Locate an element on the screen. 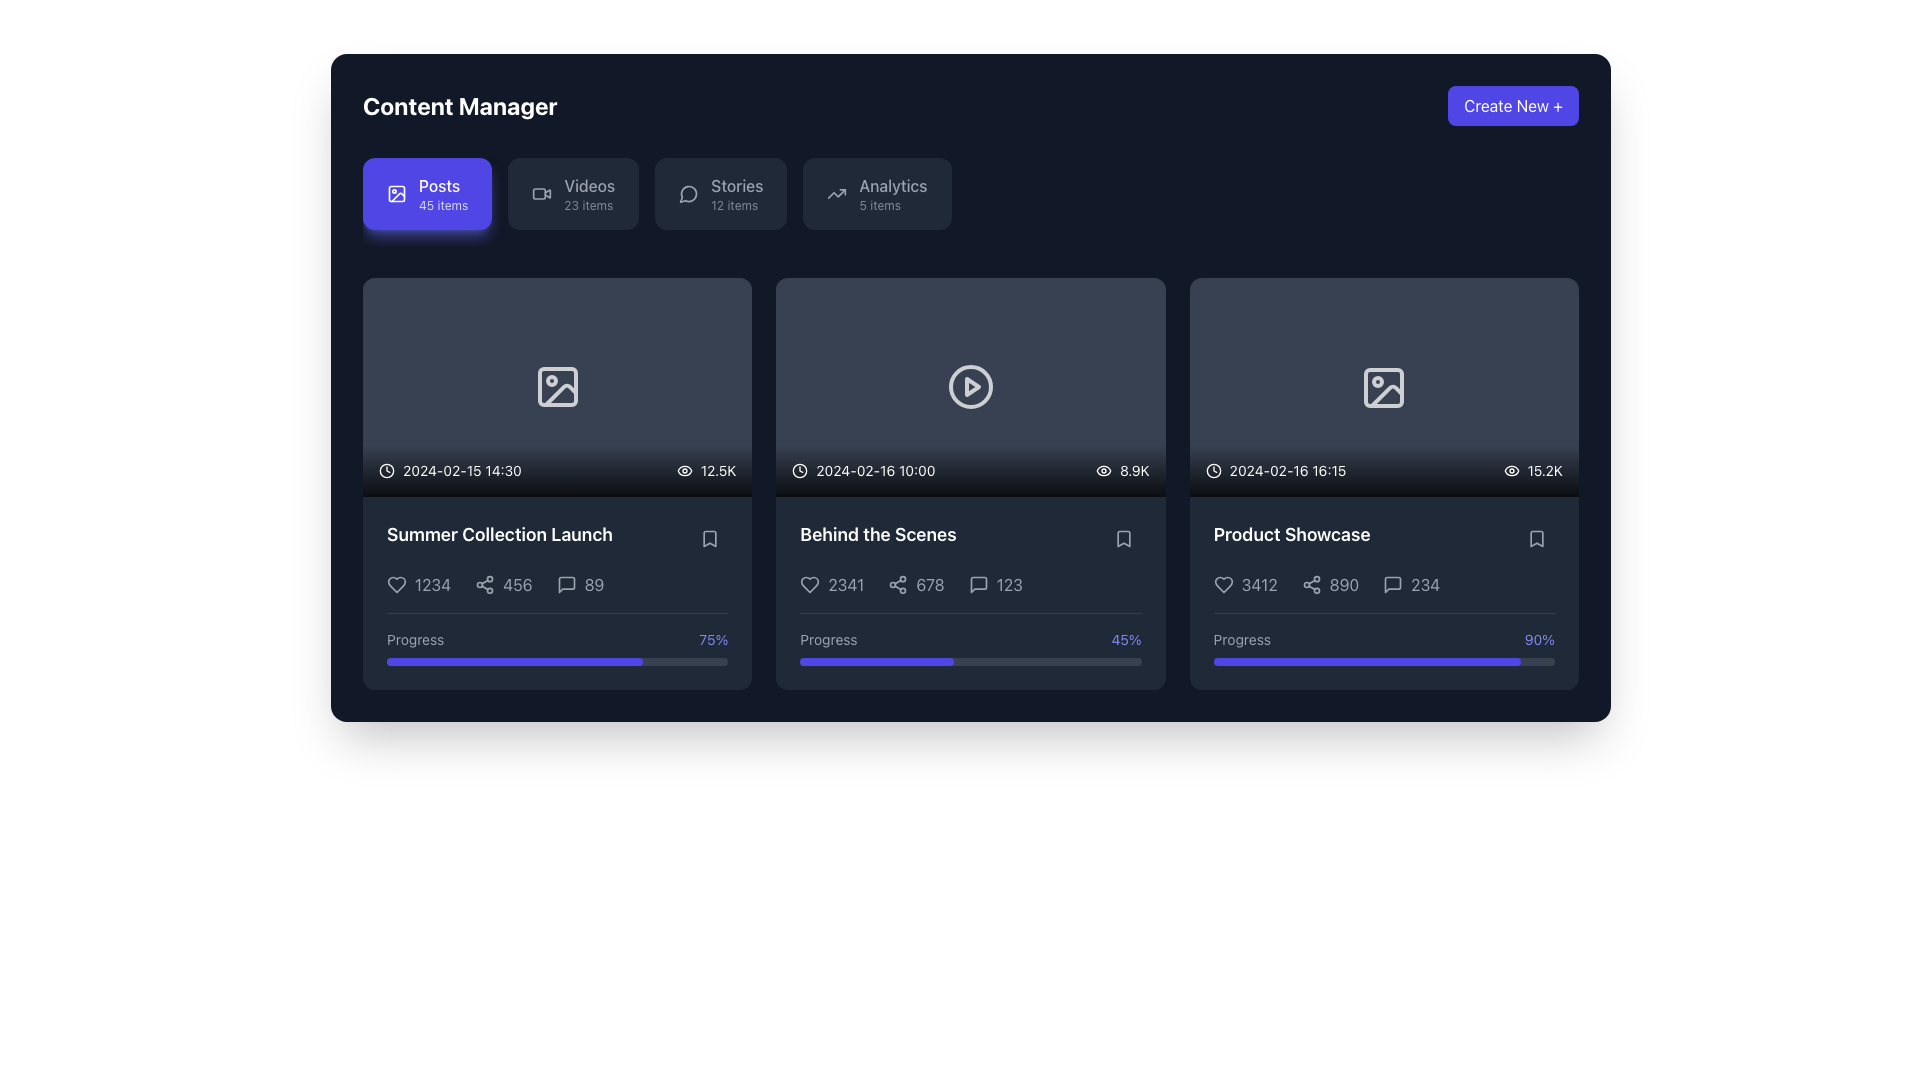  the progress bar indicating 75% completion located at the bottom section of the 'Summer Collection Launch' card is located at coordinates (557, 639).